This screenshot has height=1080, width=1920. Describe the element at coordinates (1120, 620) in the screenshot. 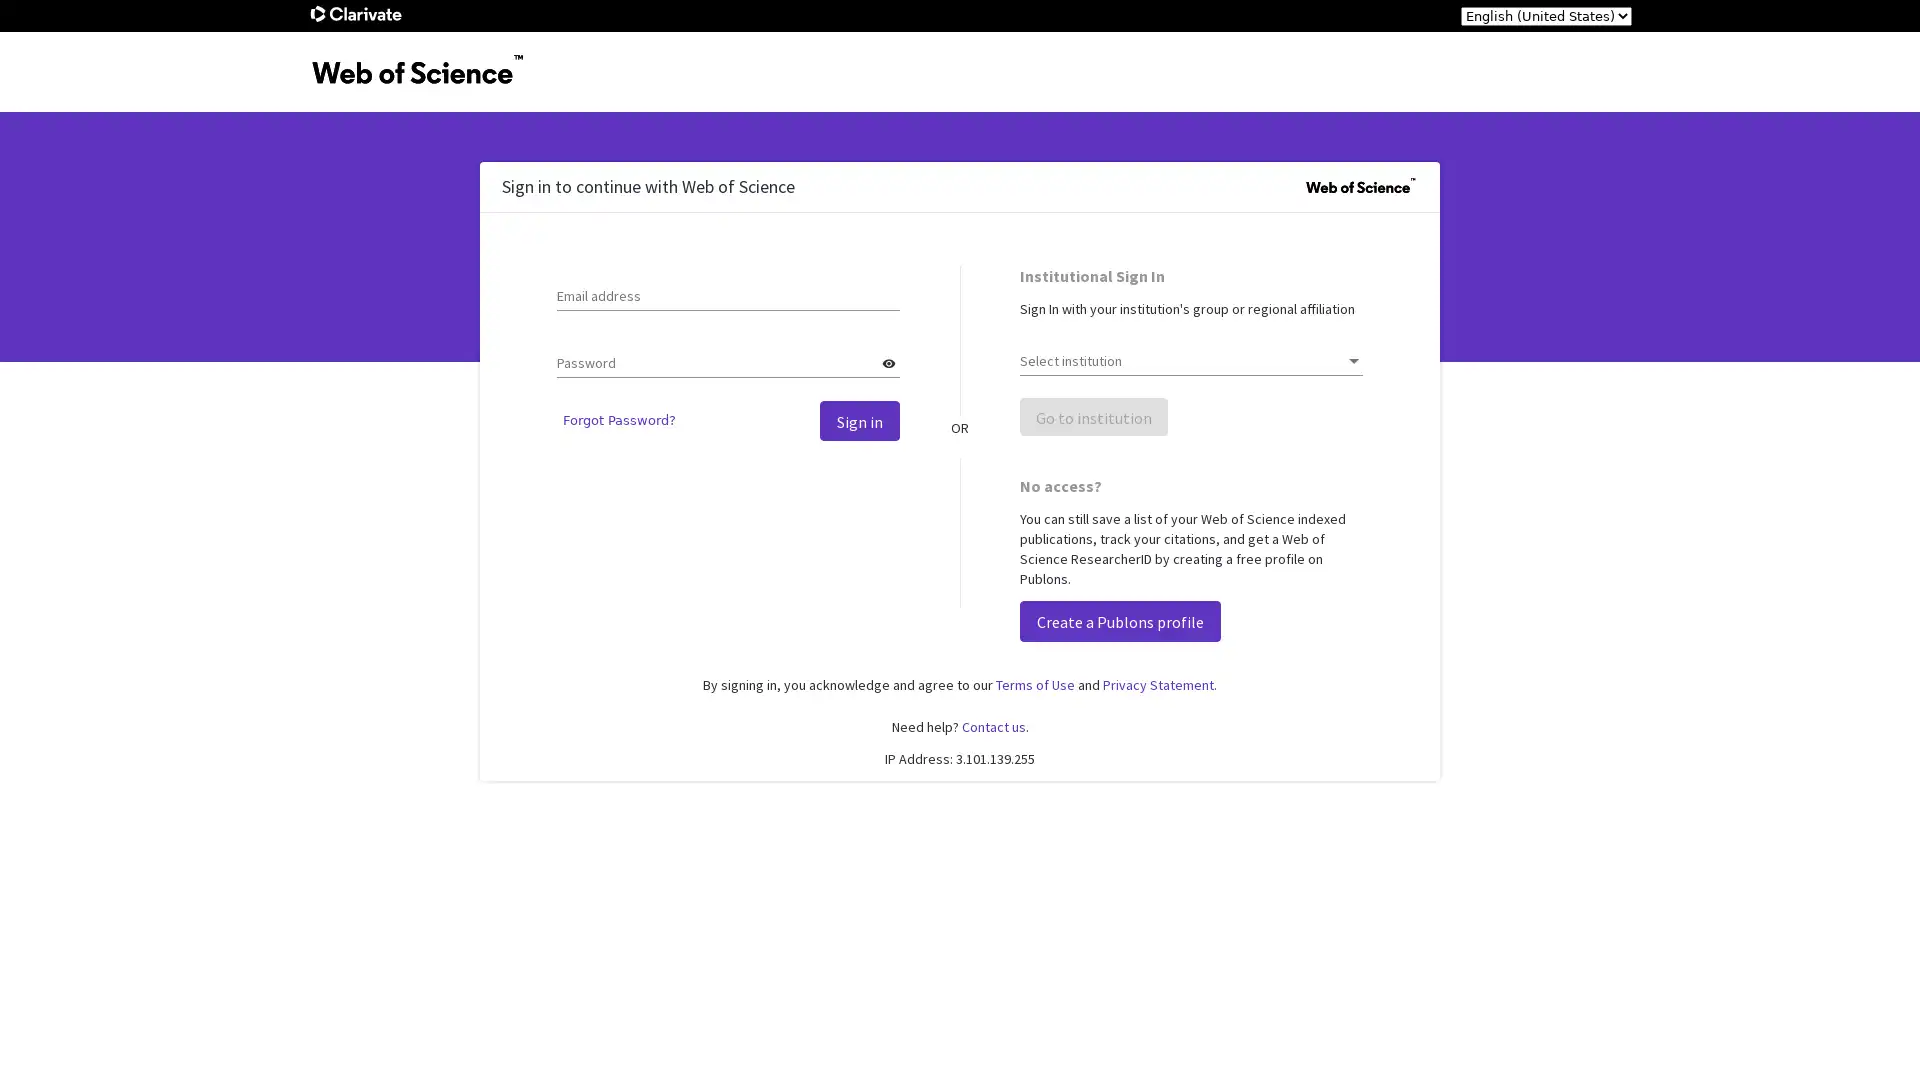

I see `Create a Publons profile` at that location.